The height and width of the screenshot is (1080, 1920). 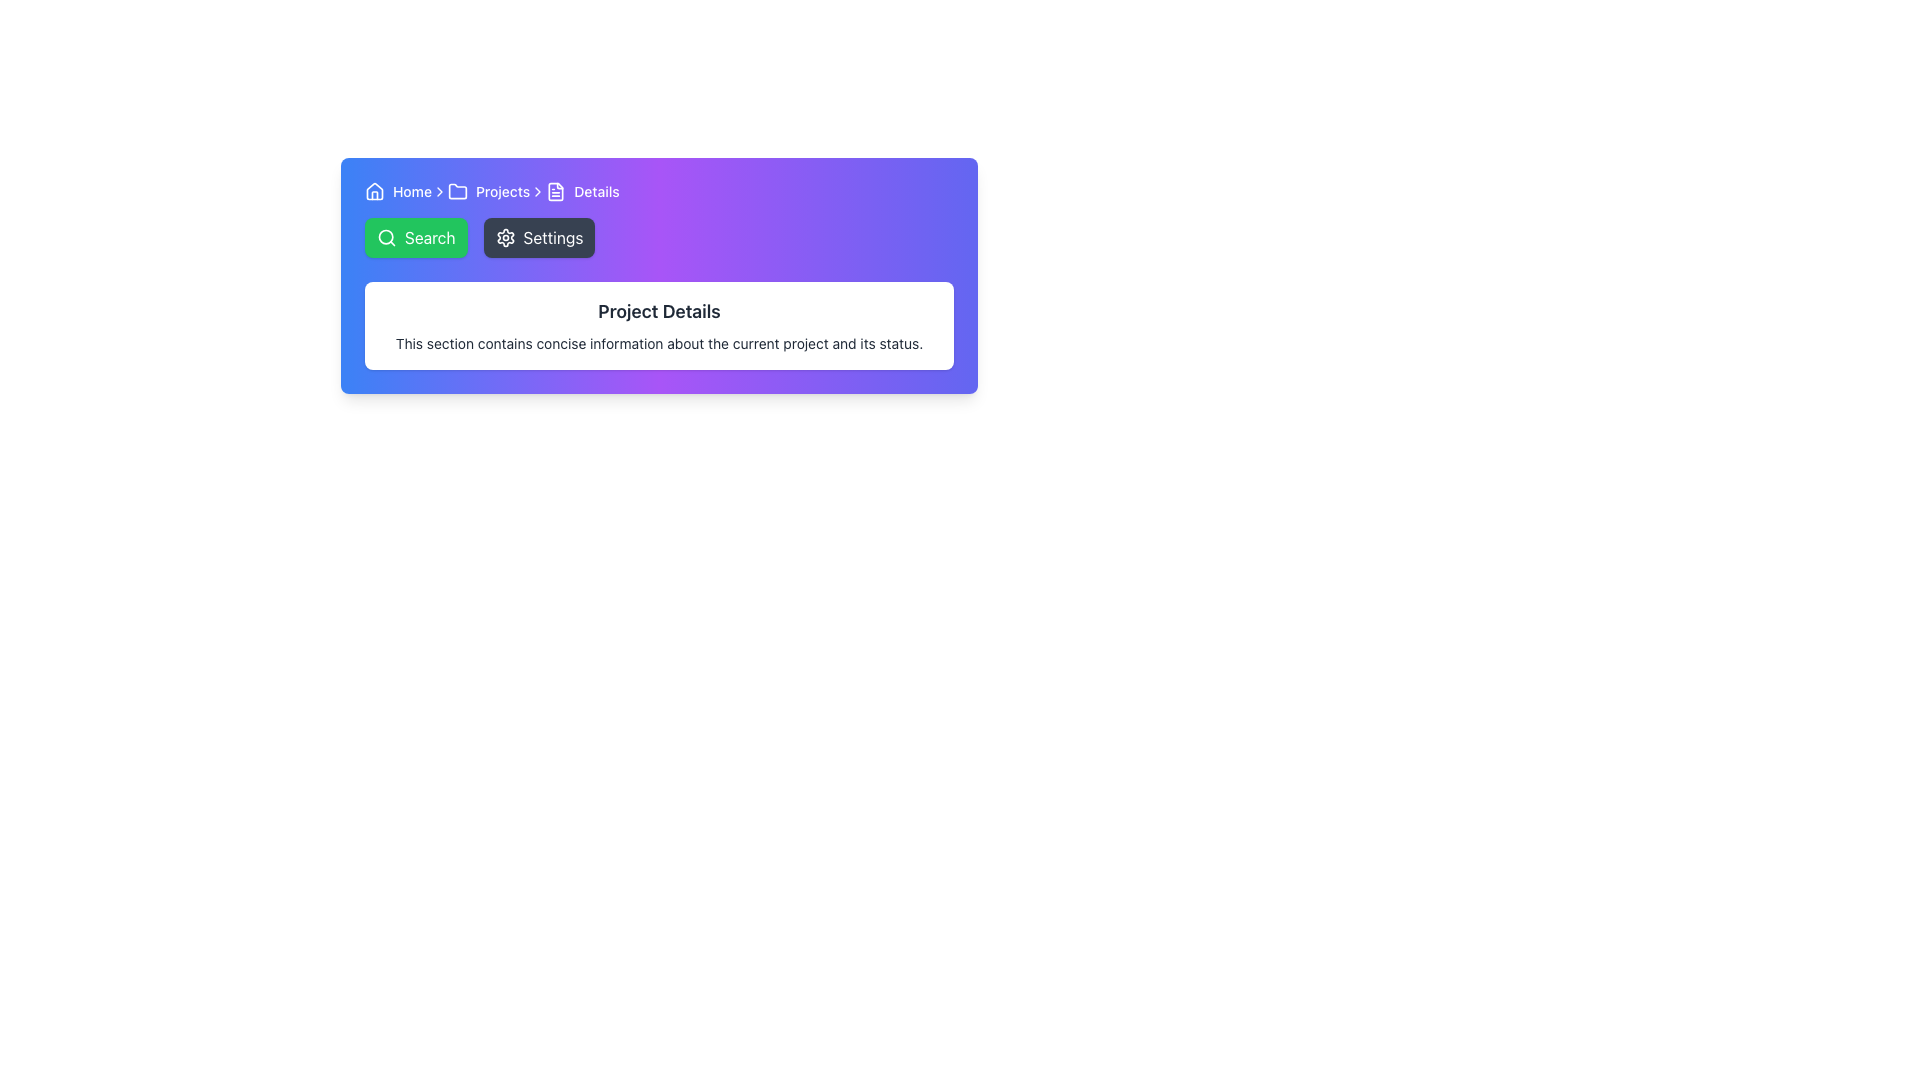 What do you see at coordinates (503, 192) in the screenshot?
I see `the 'Projects' breadcrumb label` at bounding box center [503, 192].